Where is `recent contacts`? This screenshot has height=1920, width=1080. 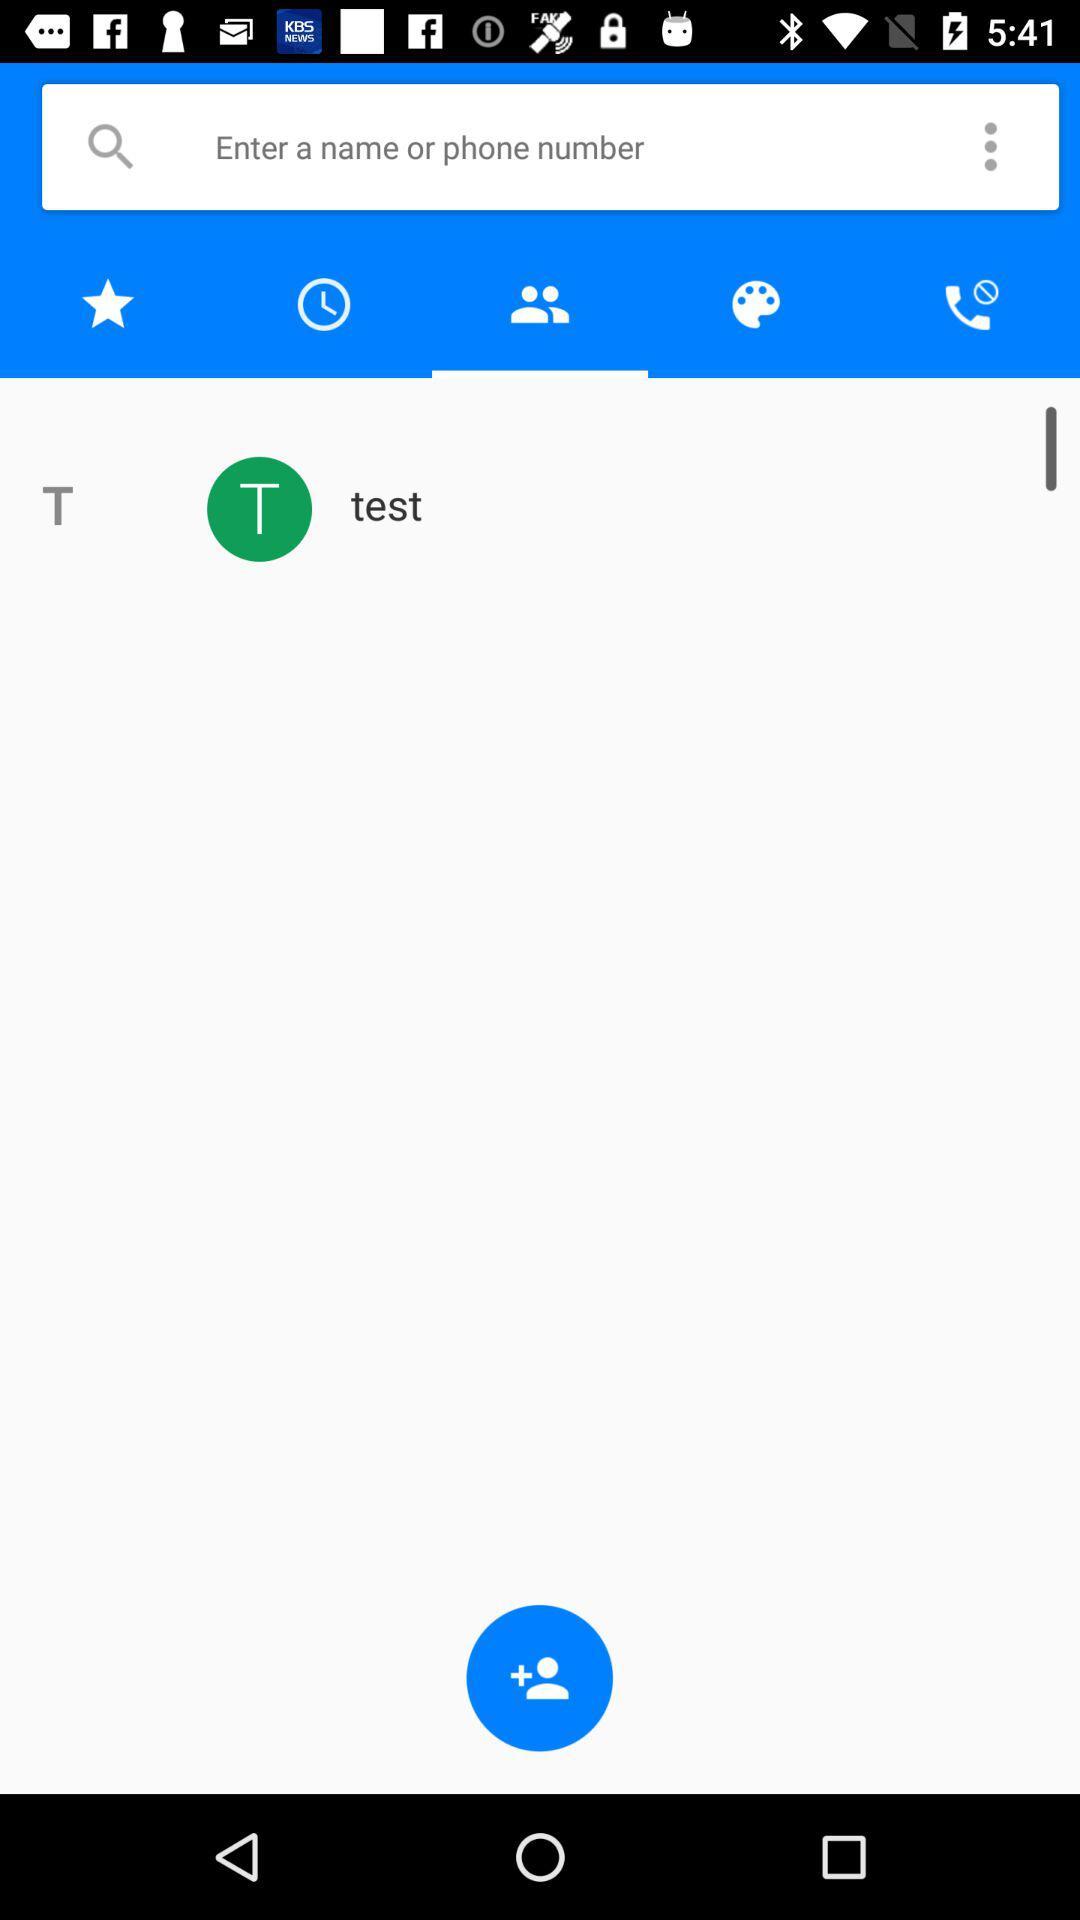 recent contacts is located at coordinates (323, 303).